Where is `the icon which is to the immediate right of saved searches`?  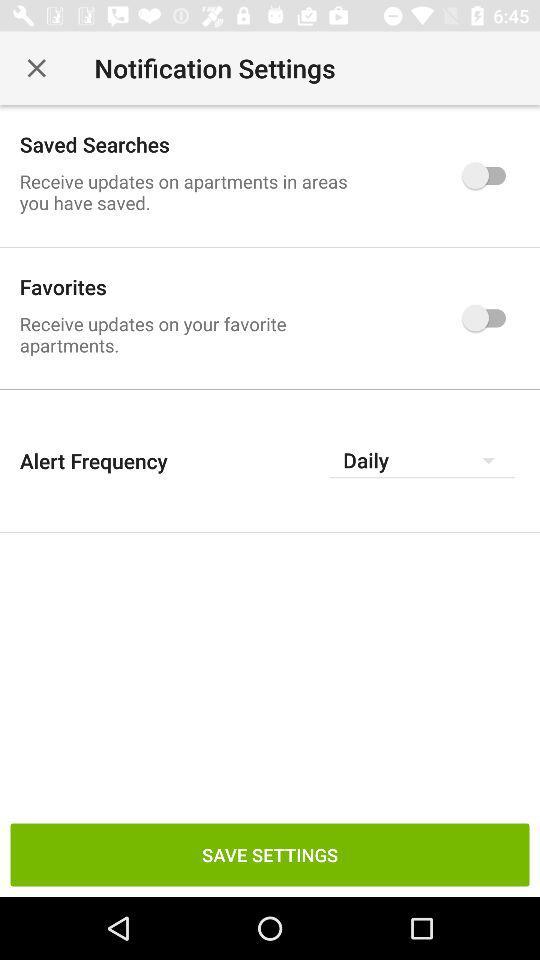 the icon which is to the immediate right of saved searches is located at coordinates (488, 174).